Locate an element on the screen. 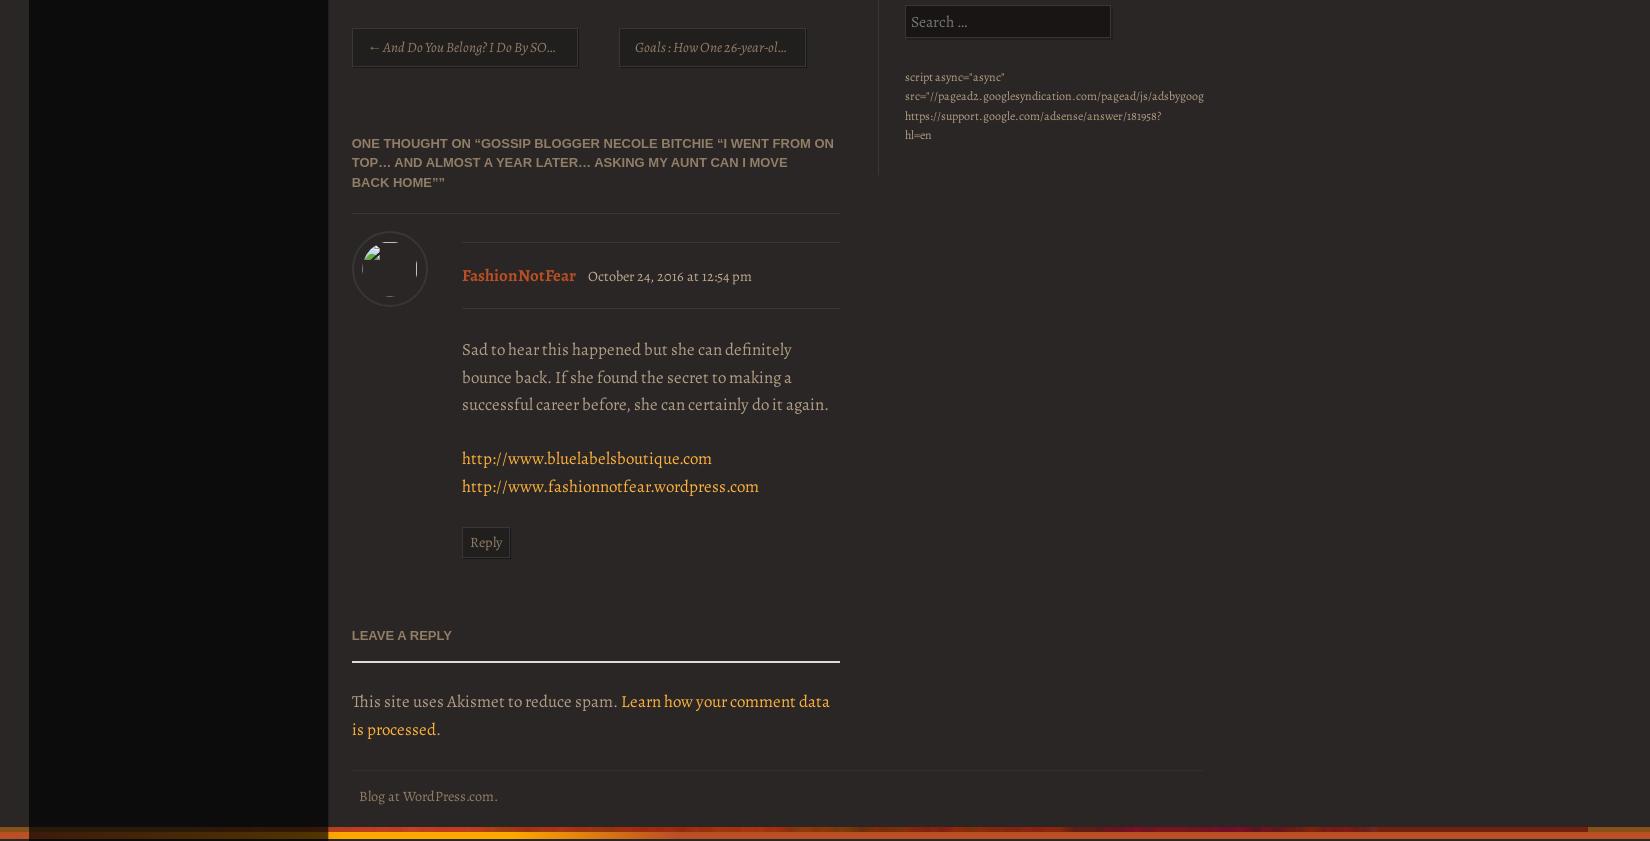 The height and width of the screenshot is (841, 1650). 'Gossip Blogger Necole Bitchie  “I went from on top… and almost a year later… asking my aunt can I move back home”' is located at coordinates (591, 160).